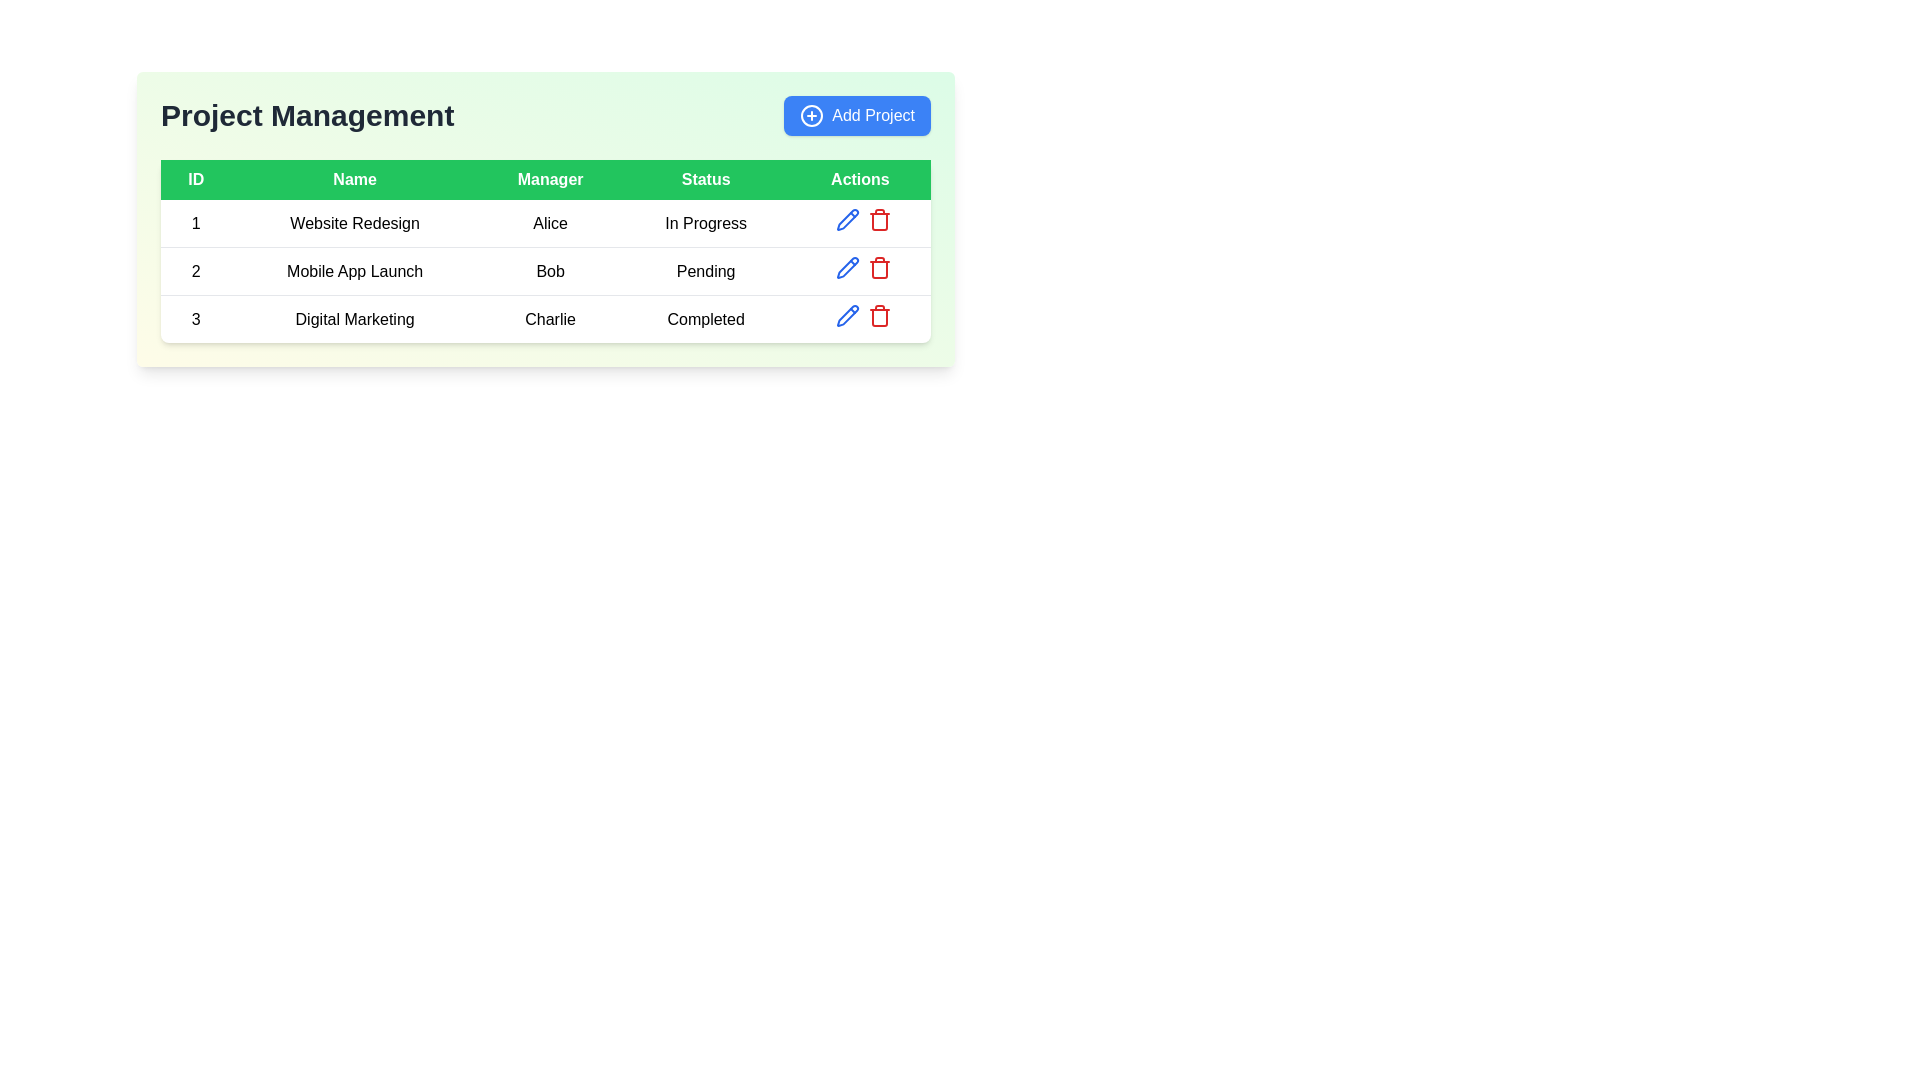 The width and height of the screenshot is (1920, 1080). Describe the element at coordinates (196, 180) in the screenshot. I see `the Table Header Cell with the text 'ID', which is a green rectangular area located at the top-left corner of the table` at that location.